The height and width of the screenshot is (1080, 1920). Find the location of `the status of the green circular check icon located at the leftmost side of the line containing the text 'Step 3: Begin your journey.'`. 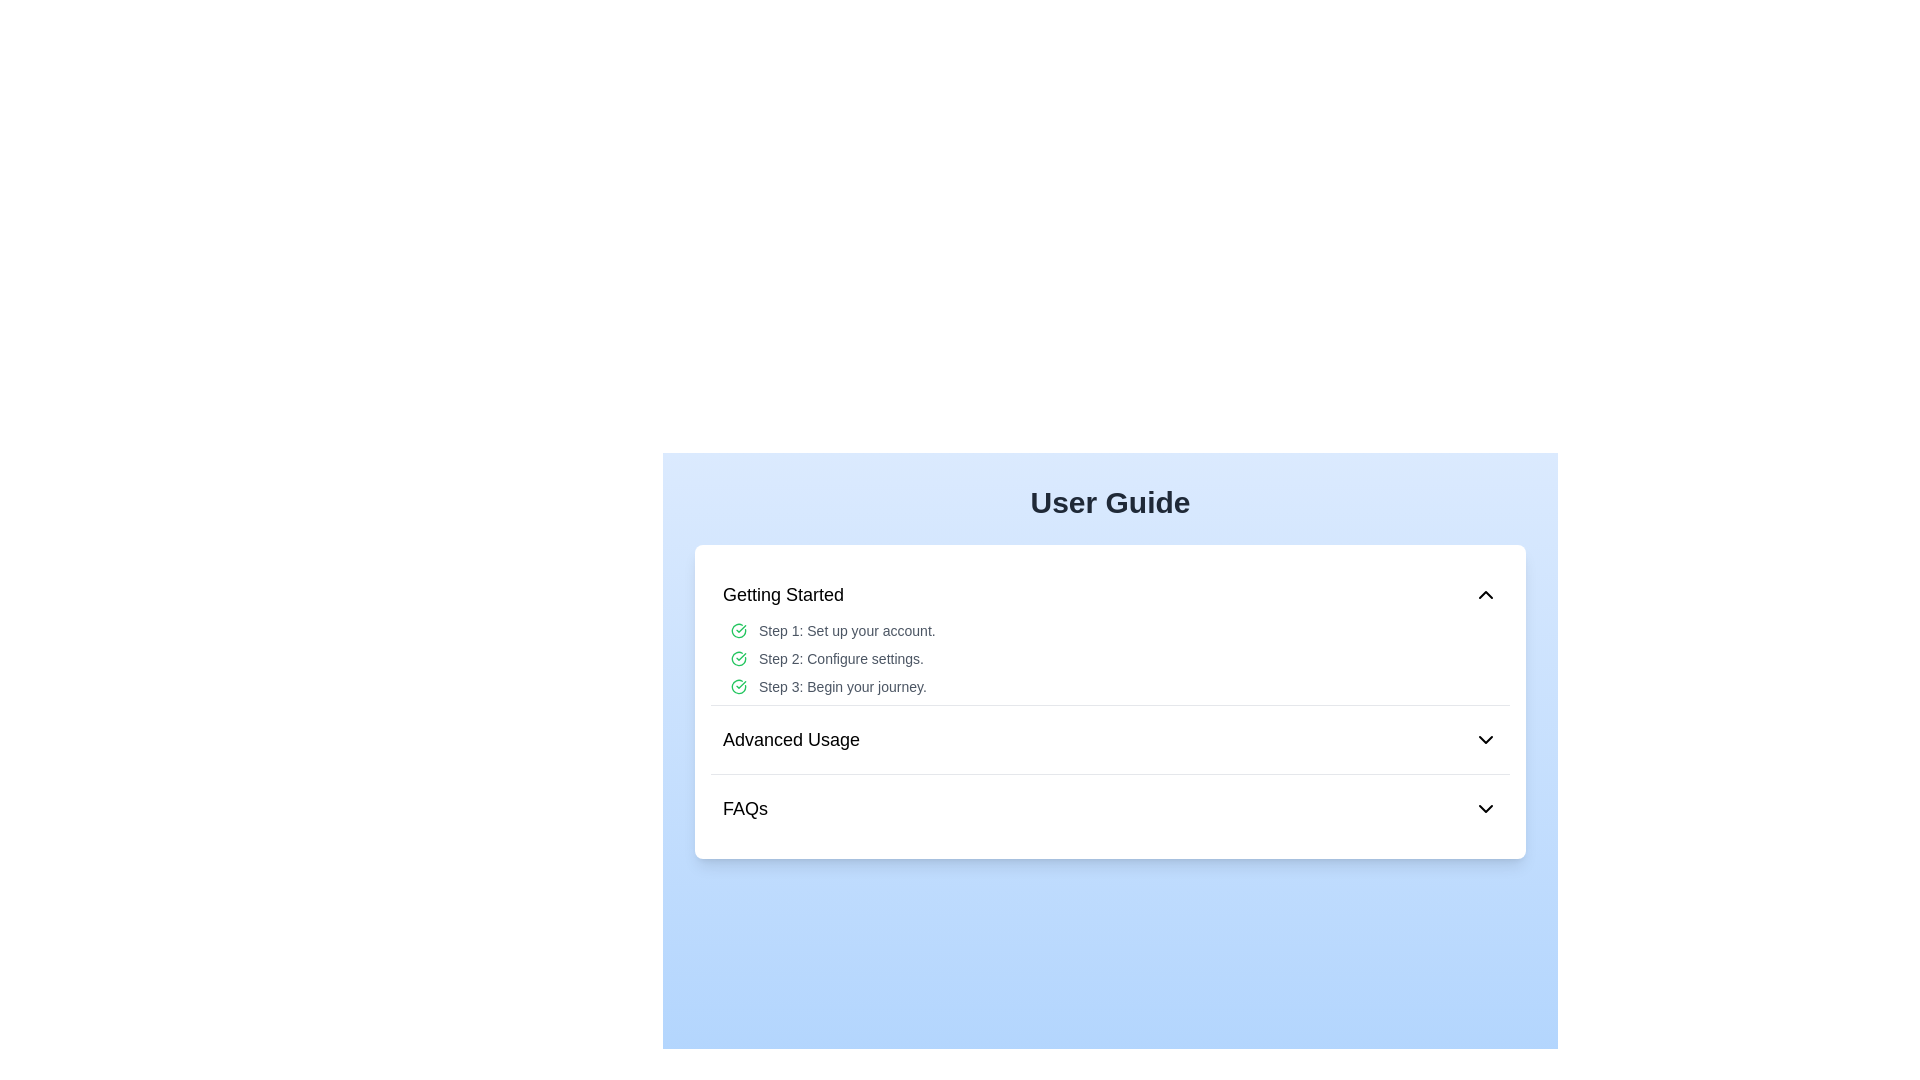

the status of the green circular check icon located at the leftmost side of the line containing the text 'Step 3: Begin your journey.' is located at coordinates (738, 685).